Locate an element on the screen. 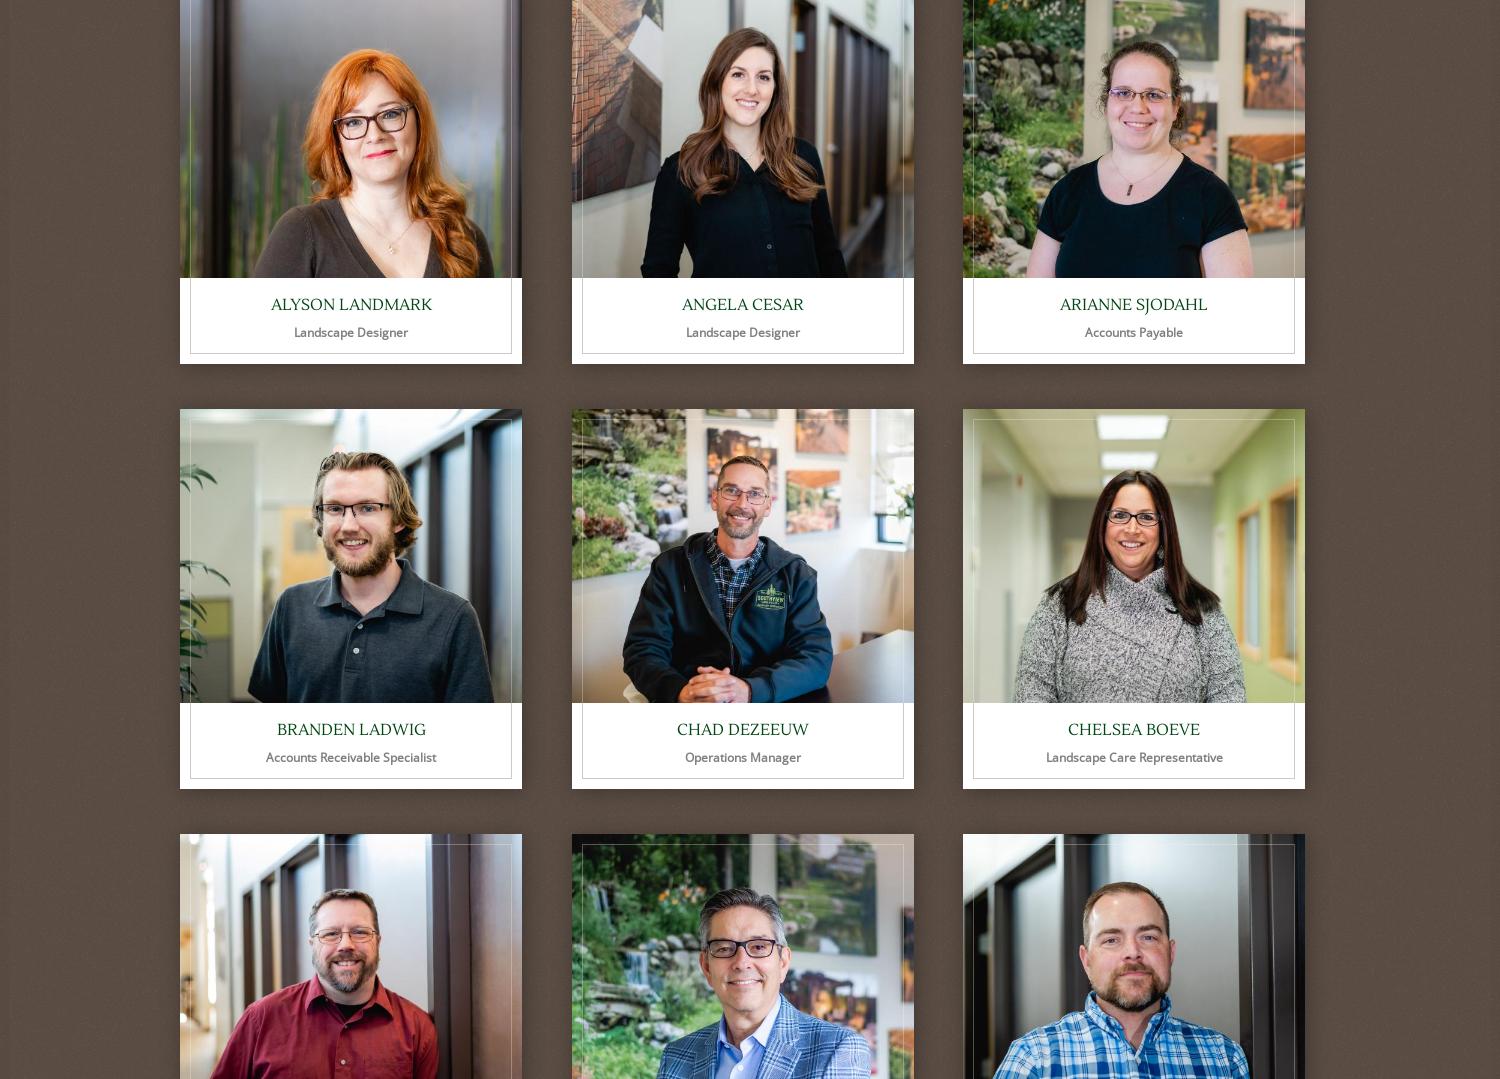 Image resolution: width=1500 pixels, height=1079 pixels. 'Chelsea Boeve' is located at coordinates (1134, 729).